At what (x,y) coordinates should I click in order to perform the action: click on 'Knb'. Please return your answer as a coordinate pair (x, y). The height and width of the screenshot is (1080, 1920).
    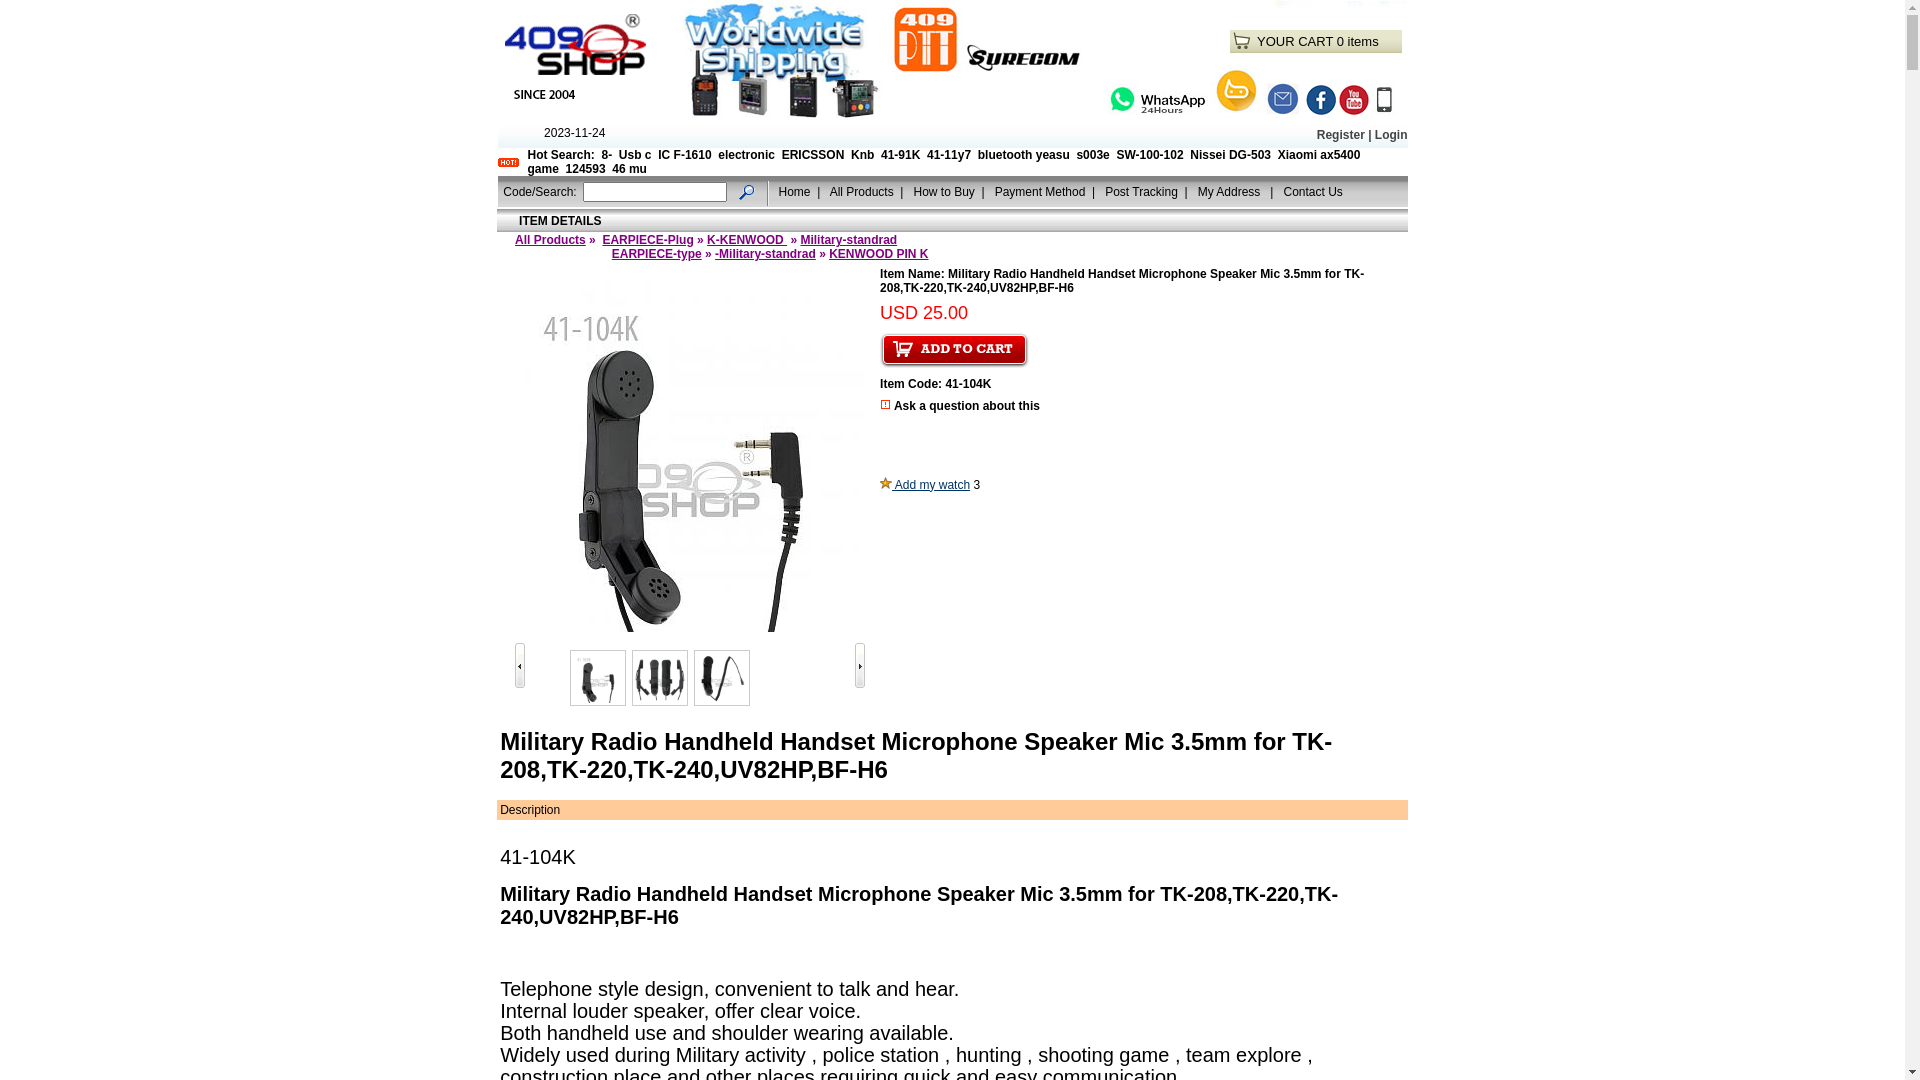
    Looking at the image, I should click on (862, 153).